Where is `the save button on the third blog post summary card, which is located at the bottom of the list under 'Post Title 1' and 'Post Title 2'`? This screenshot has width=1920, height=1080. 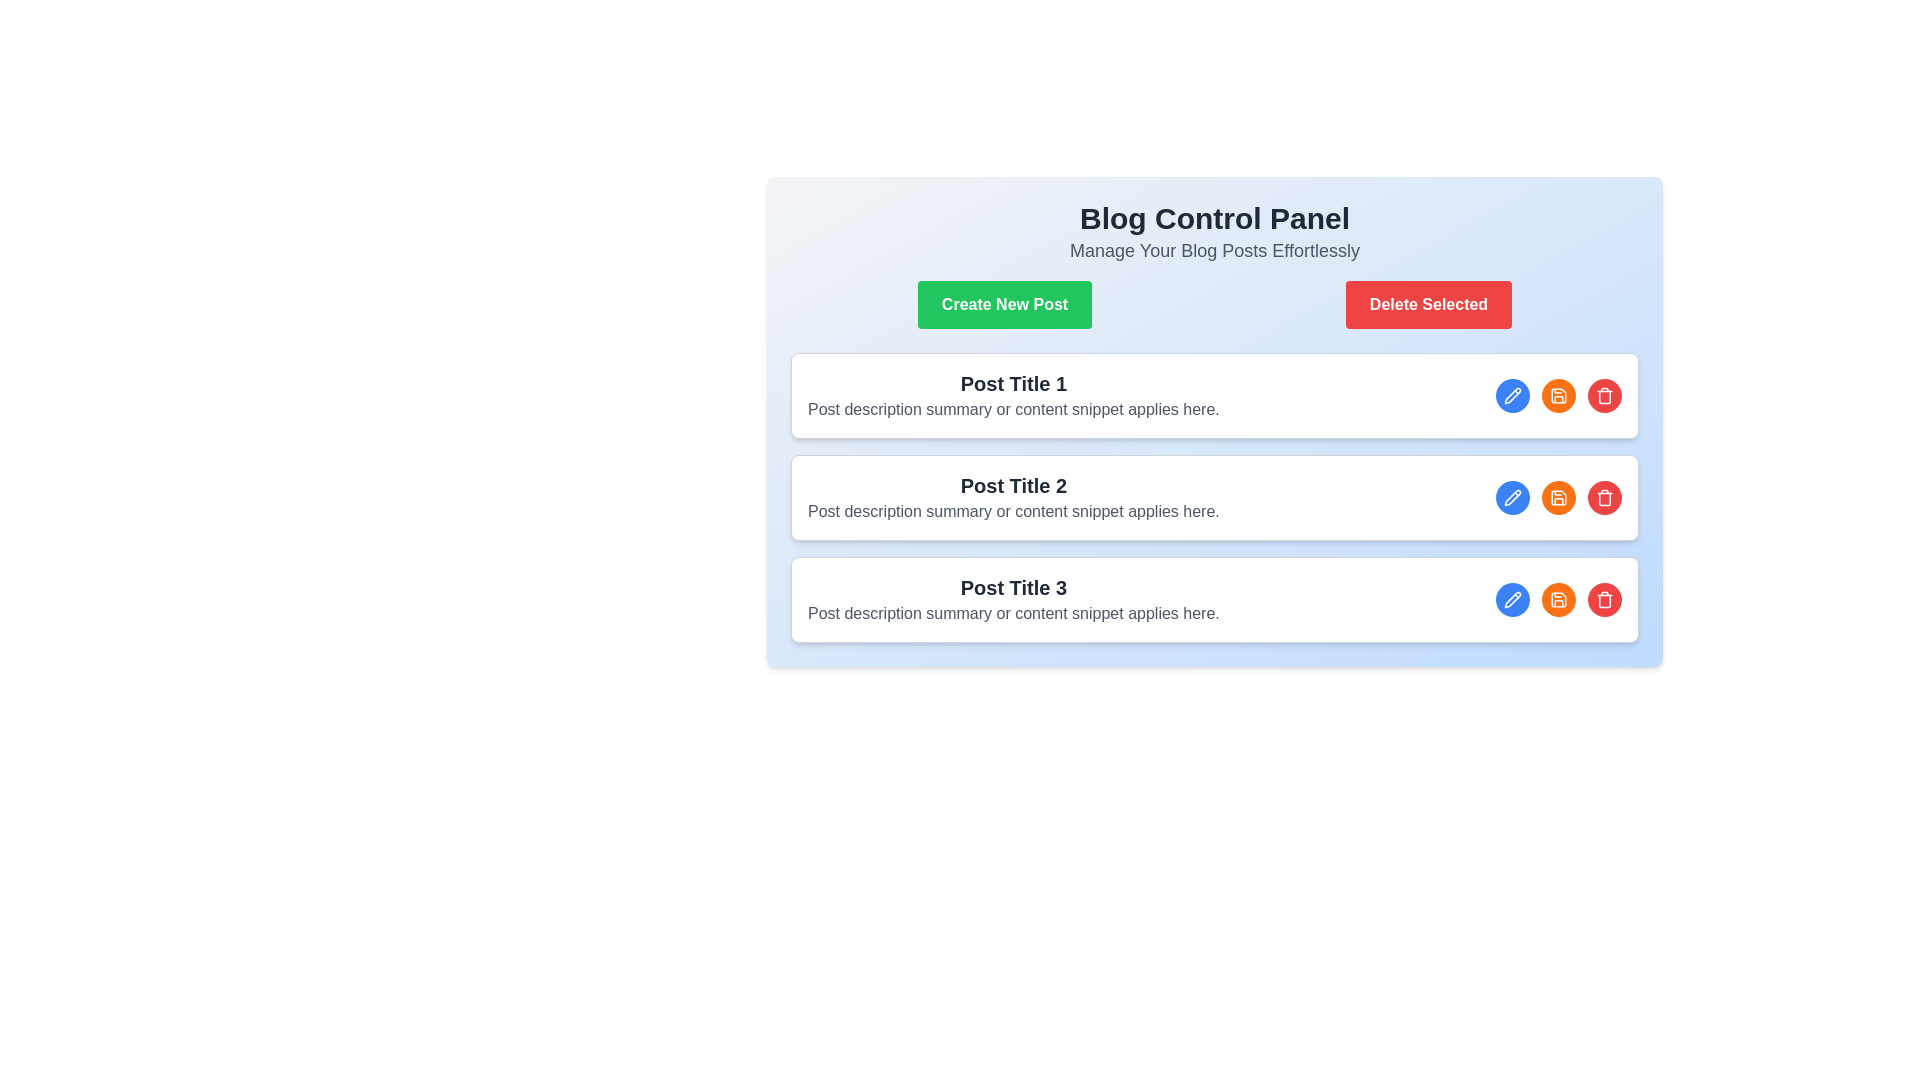
the save button on the third blog post summary card, which is located at the bottom of the list under 'Post Title 1' and 'Post Title 2' is located at coordinates (1213, 599).